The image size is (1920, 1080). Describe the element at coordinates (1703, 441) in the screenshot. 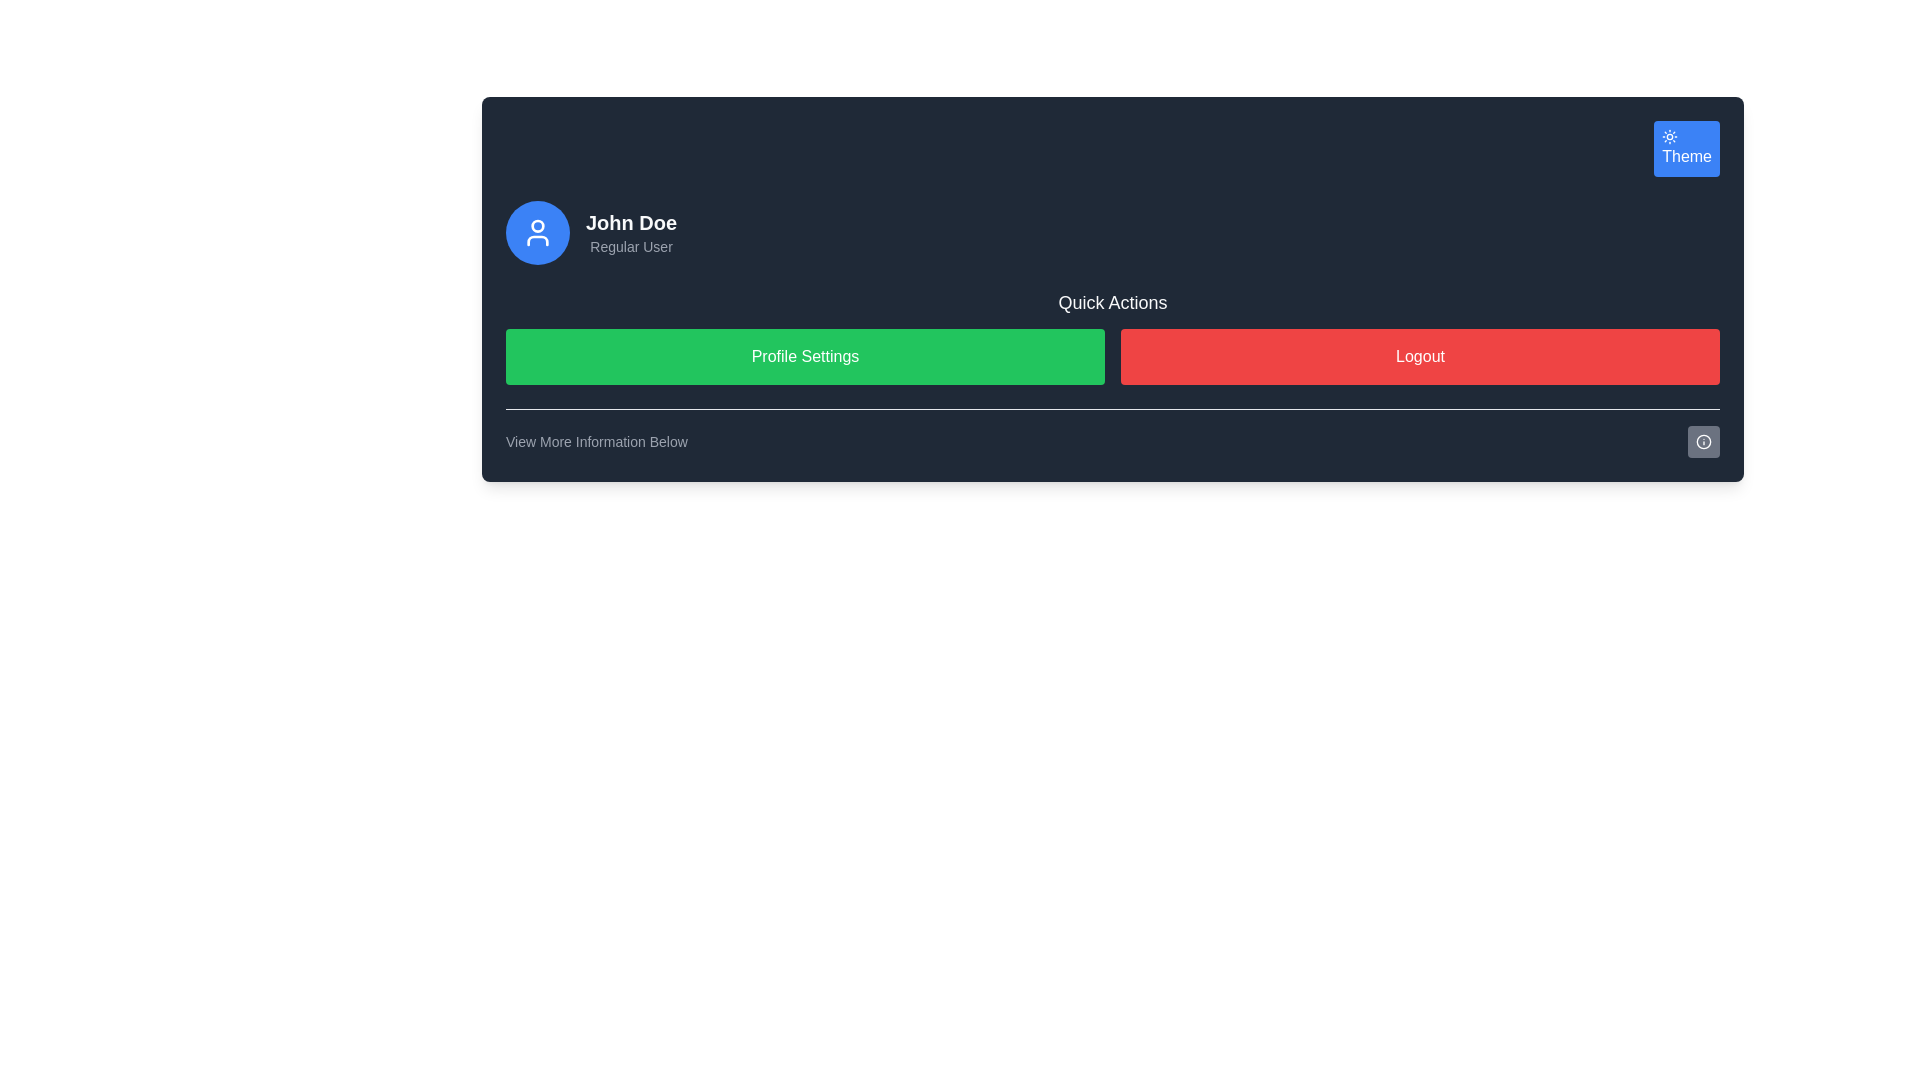

I see `the small square button with rounded corners and an information icon to observe the hover effect` at that location.